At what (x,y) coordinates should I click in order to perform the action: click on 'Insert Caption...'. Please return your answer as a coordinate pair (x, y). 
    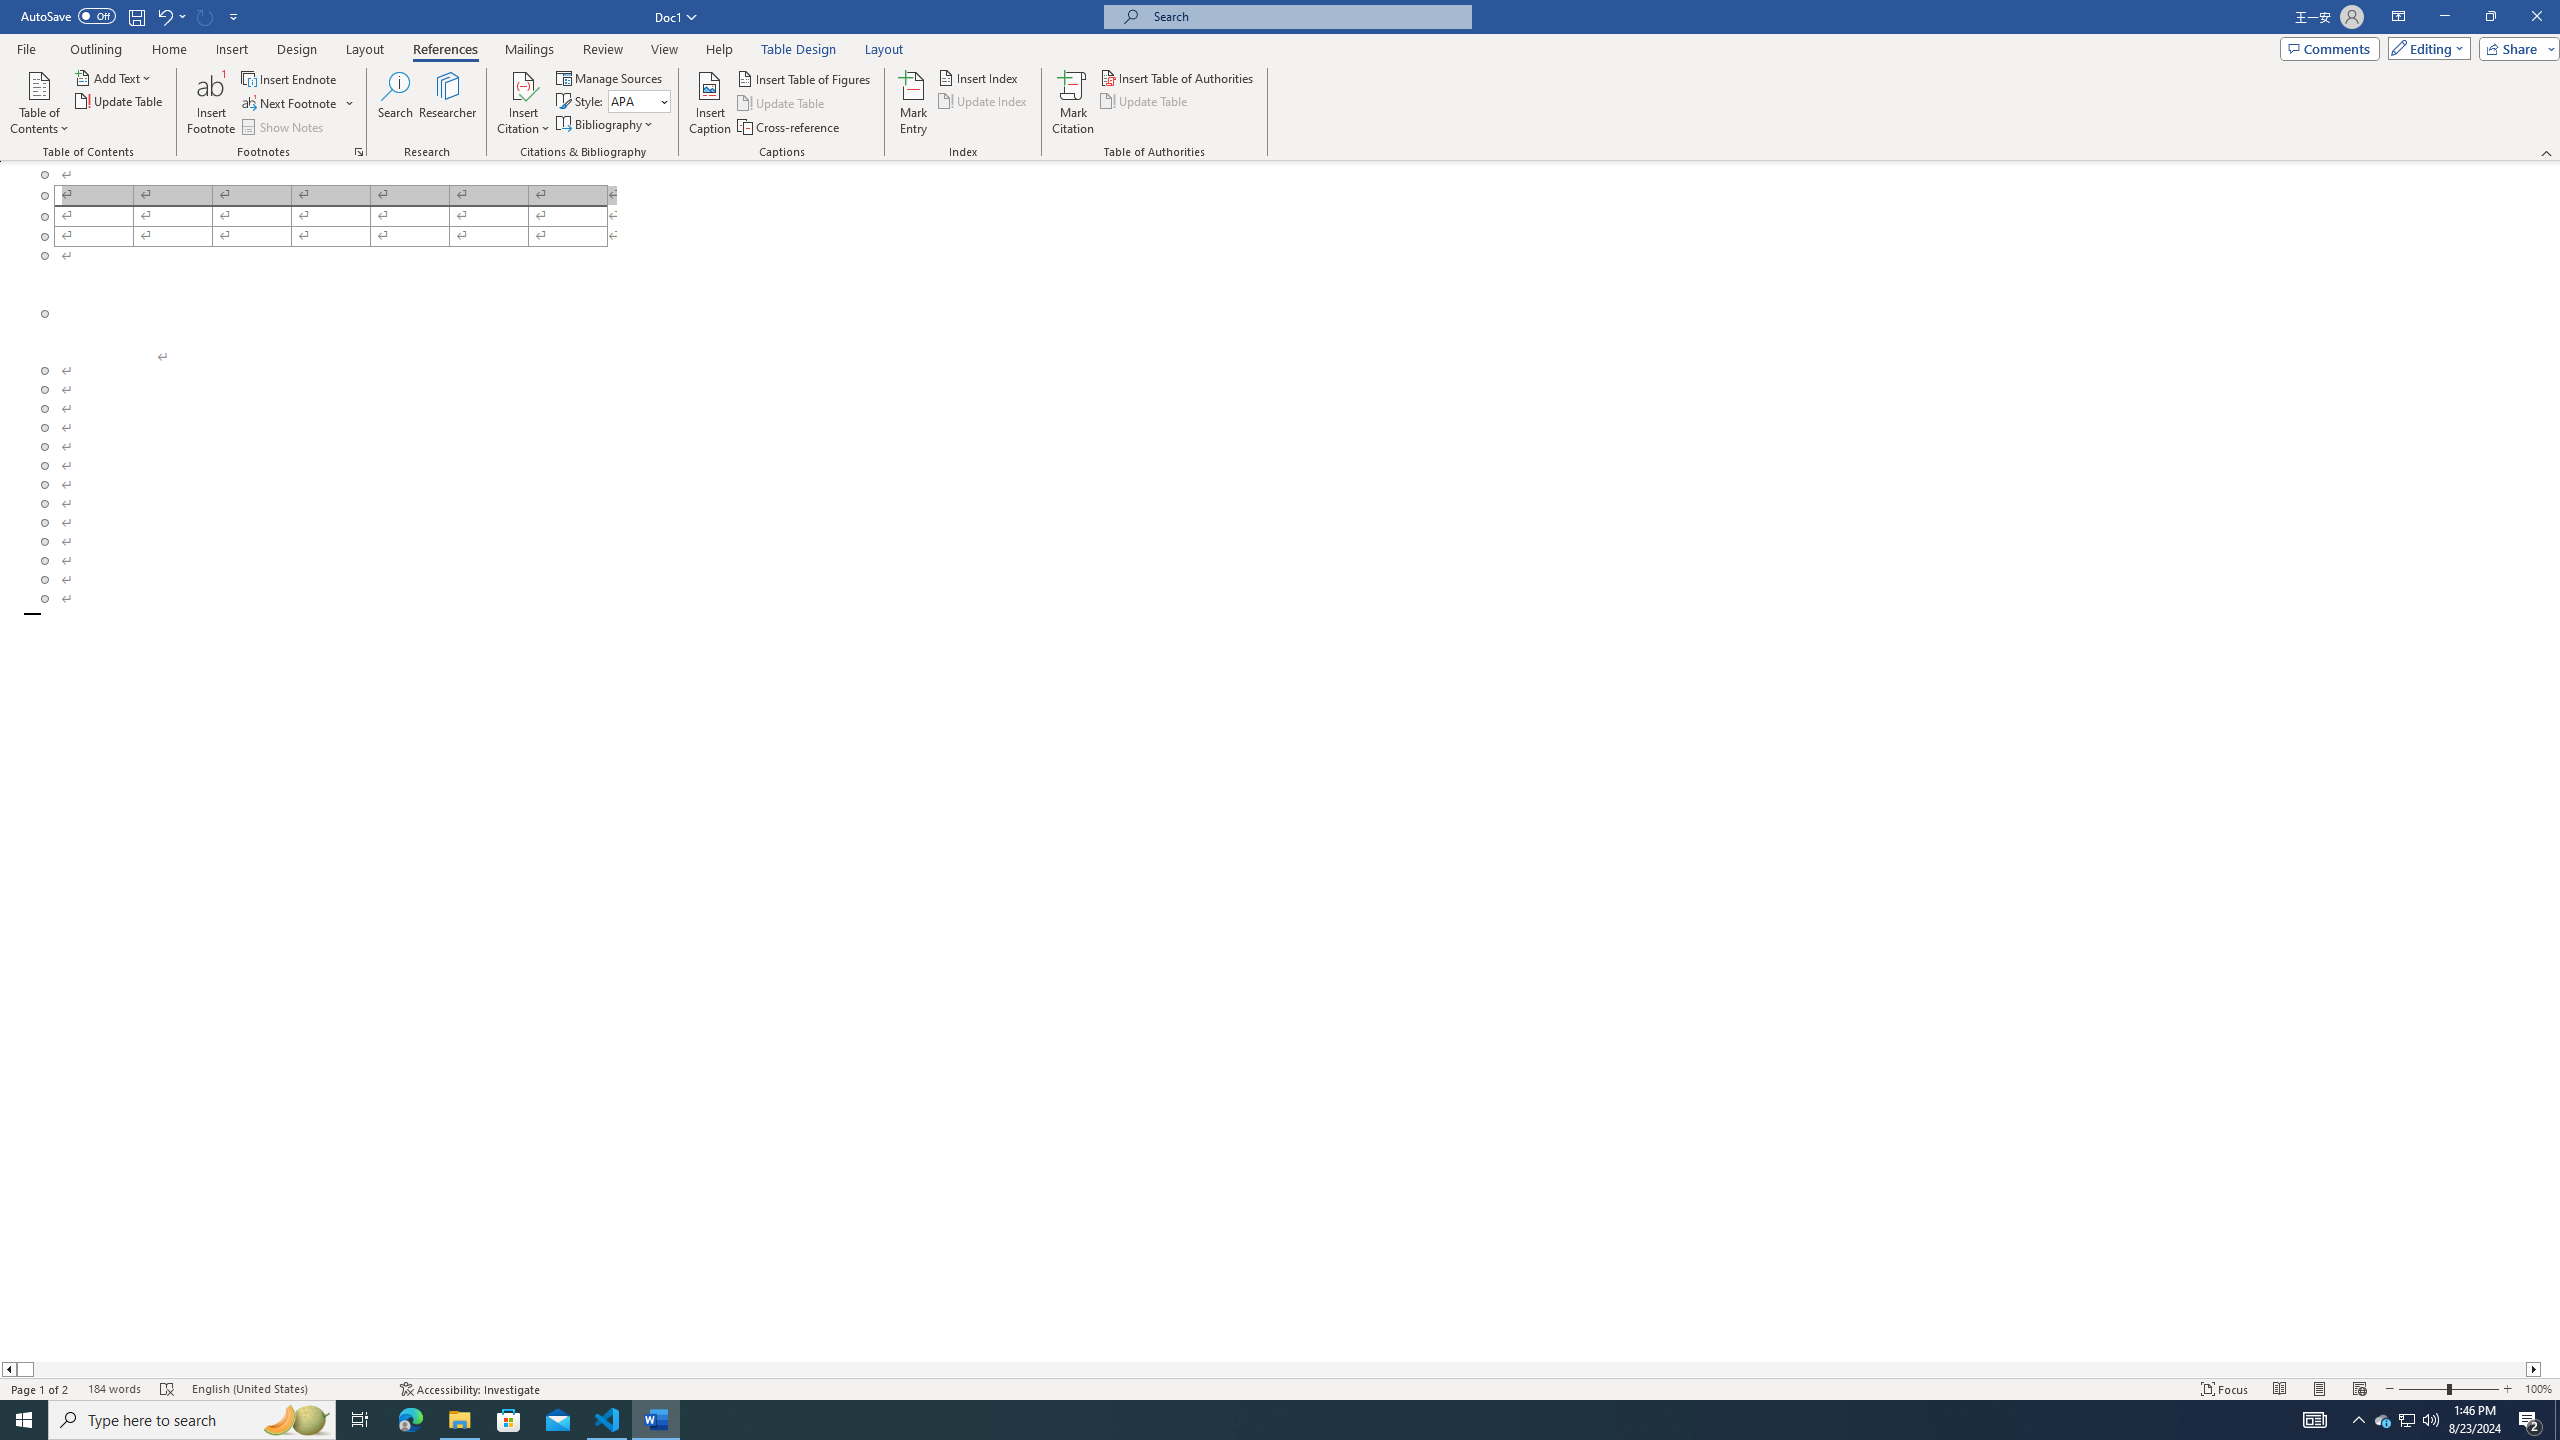
    Looking at the image, I should click on (709, 103).